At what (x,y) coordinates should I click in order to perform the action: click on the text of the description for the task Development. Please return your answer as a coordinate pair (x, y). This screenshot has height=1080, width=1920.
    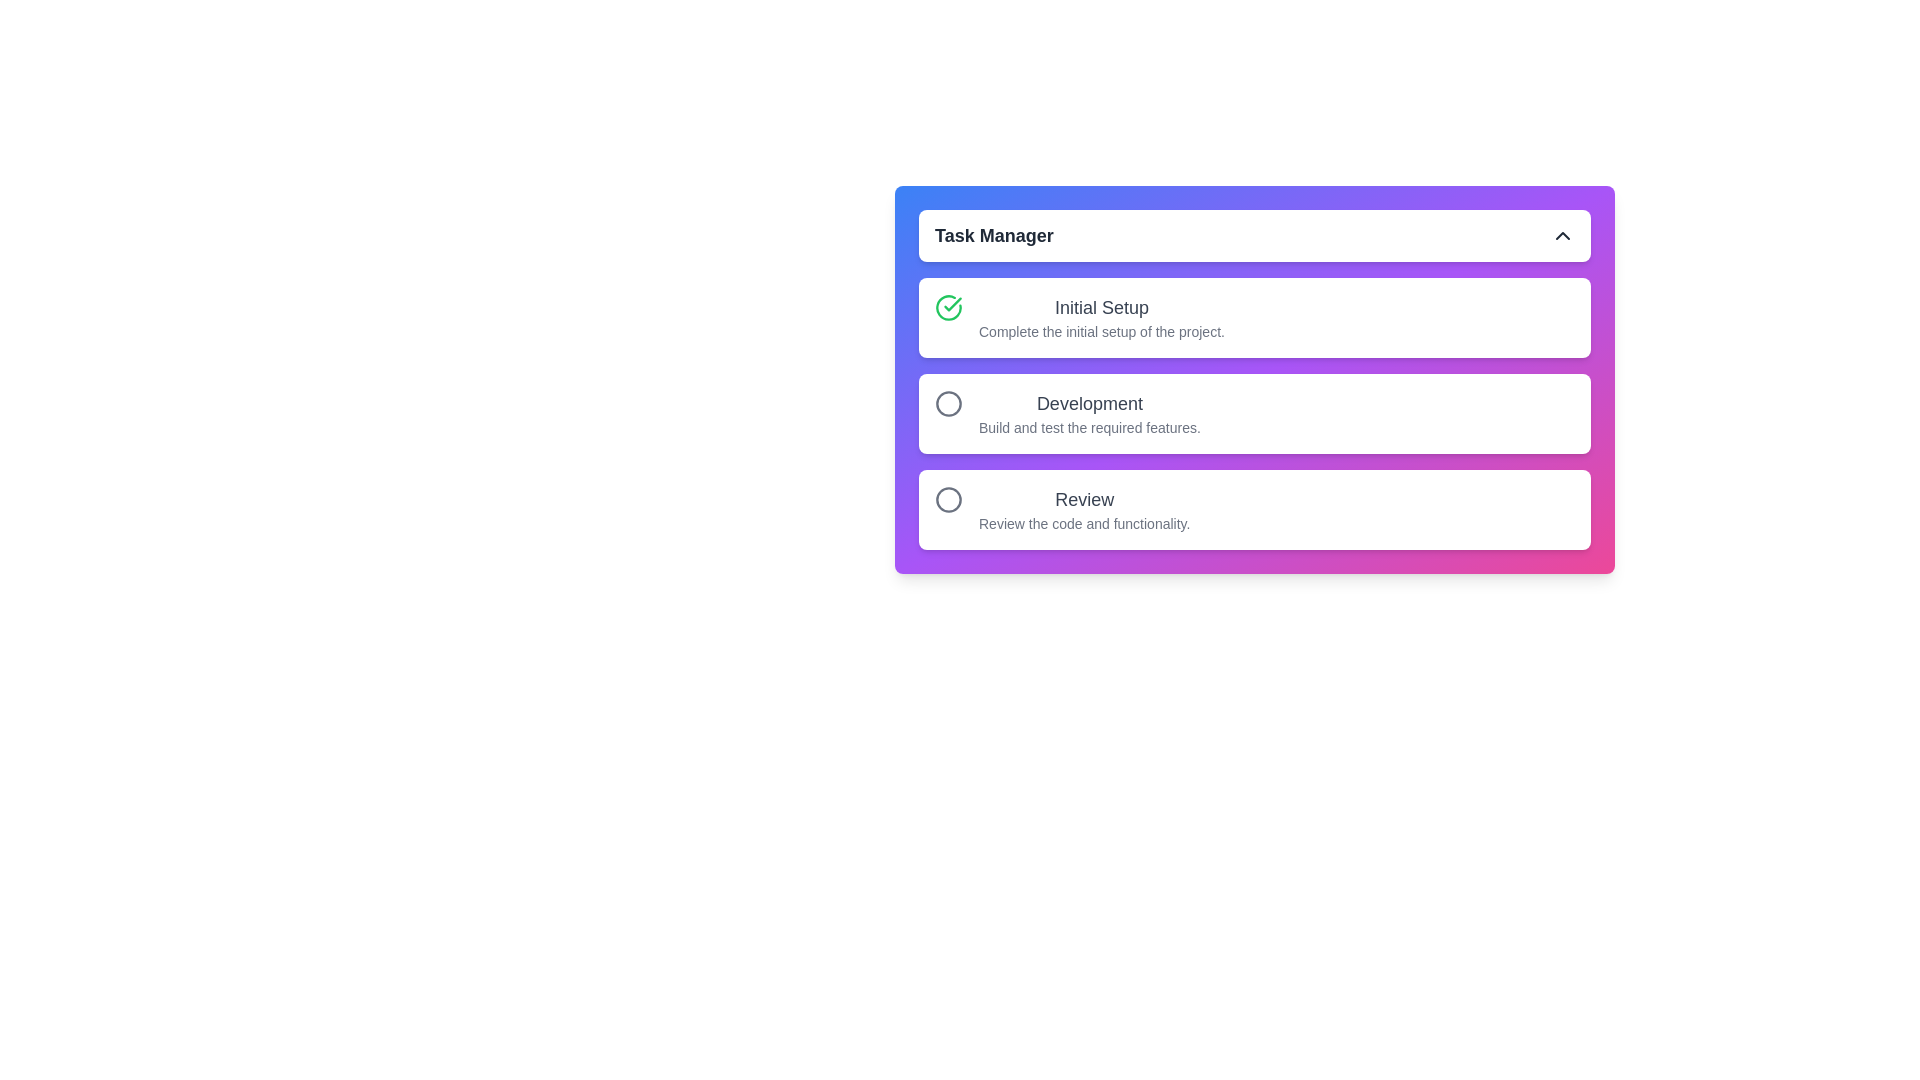
    Looking at the image, I should click on (1088, 412).